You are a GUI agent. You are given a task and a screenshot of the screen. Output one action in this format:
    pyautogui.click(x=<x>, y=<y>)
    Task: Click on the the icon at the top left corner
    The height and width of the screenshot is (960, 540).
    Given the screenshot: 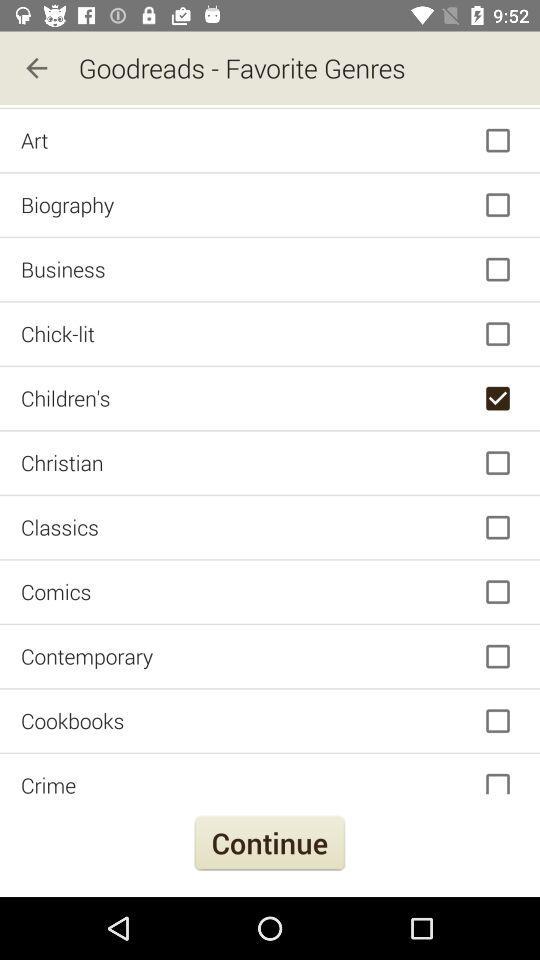 What is the action you would take?
    pyautogui.click(x=36, y=68)
    